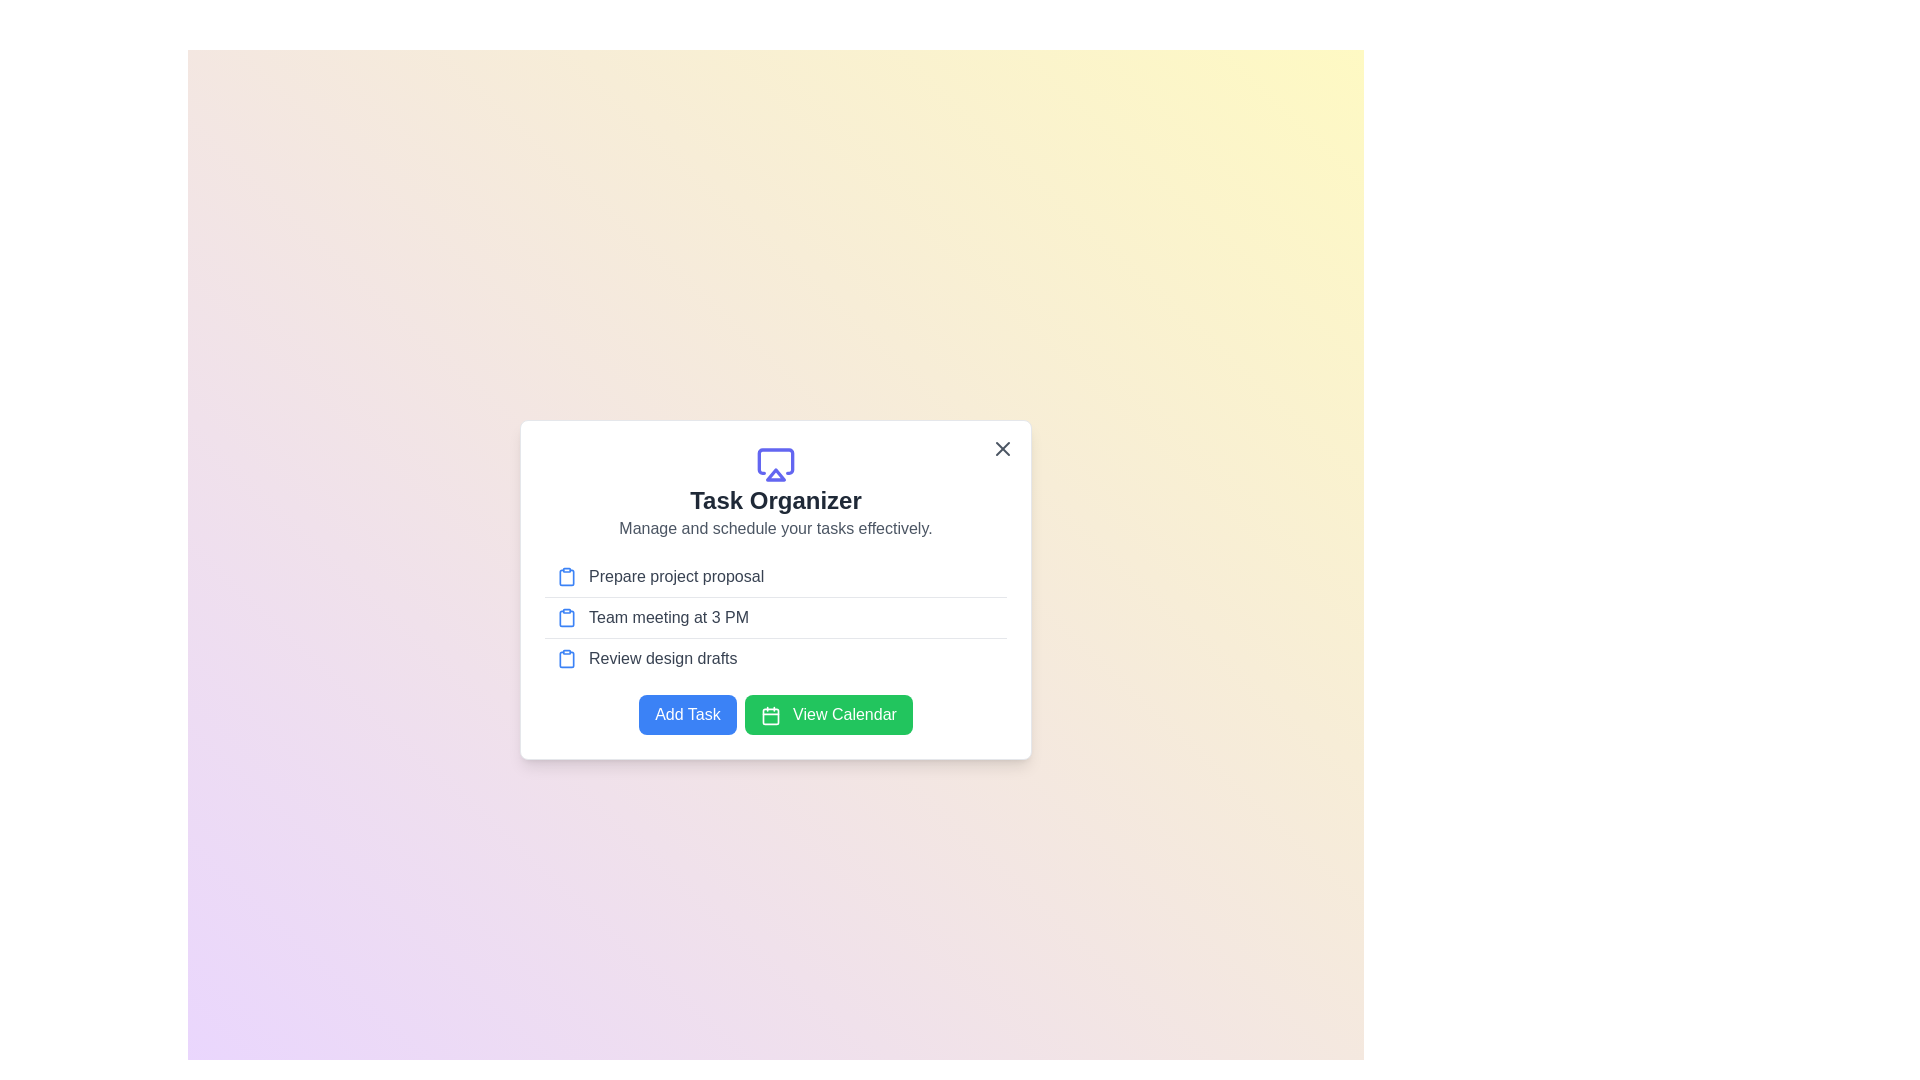  I want to click on the header icon located at the top center of the modal dialog box, directly above the title 'Task Organizer', so click(775, 465).